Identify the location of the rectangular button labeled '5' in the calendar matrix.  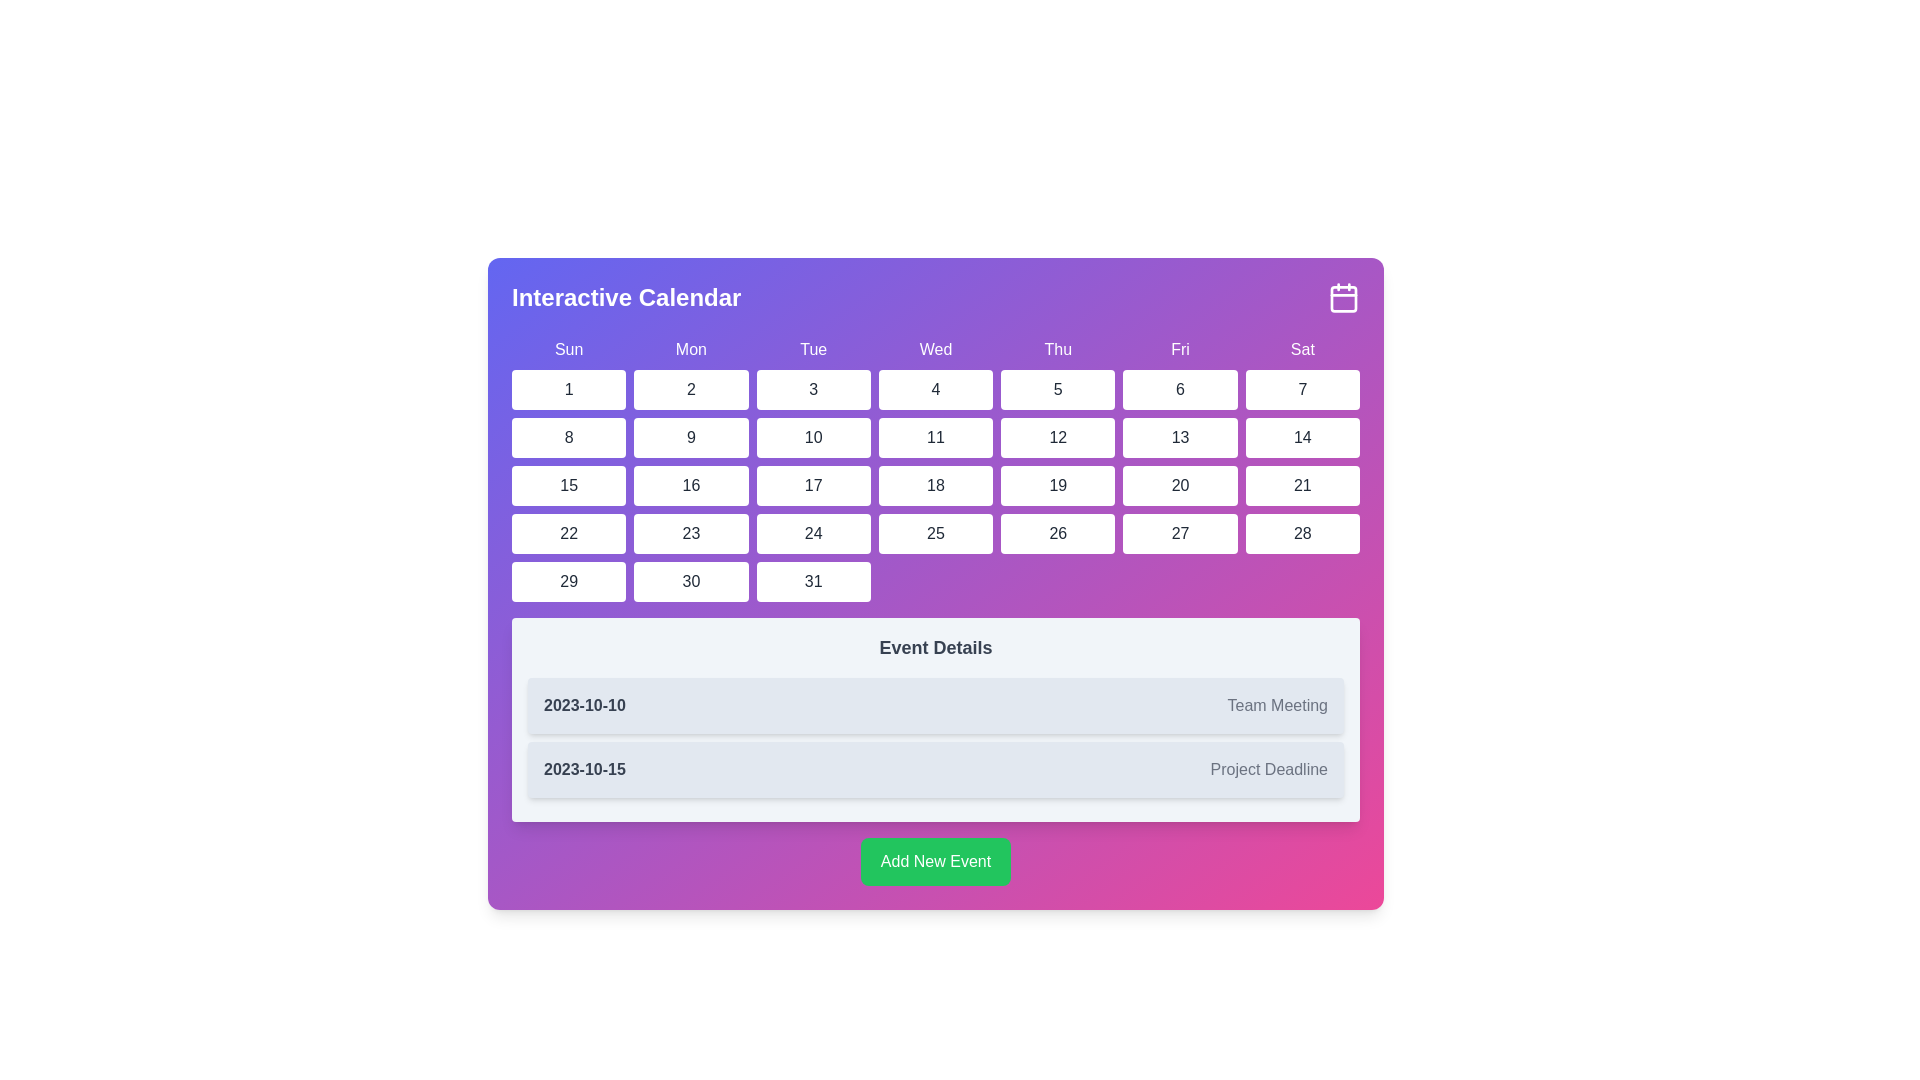
(1057, 389).